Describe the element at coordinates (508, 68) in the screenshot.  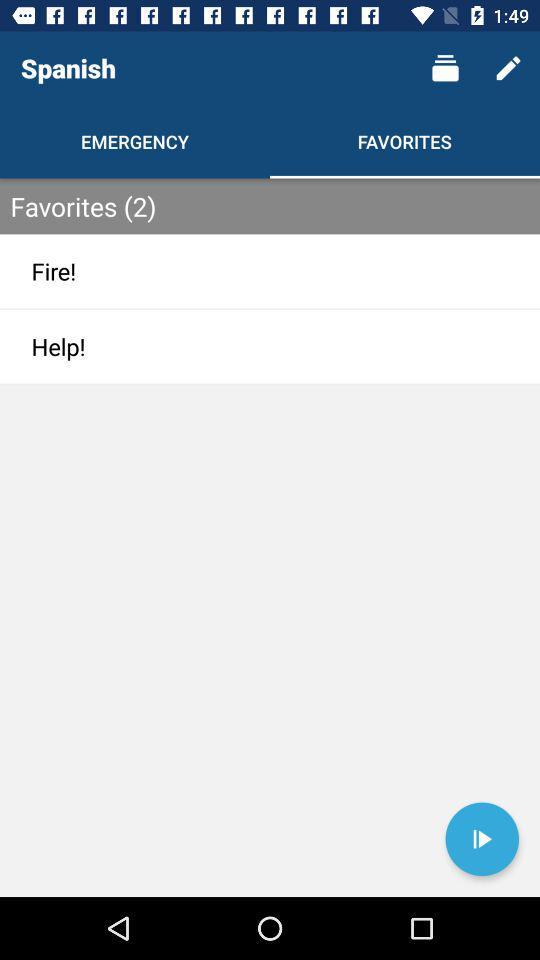
I see `icon above favorites (2)` at that location.